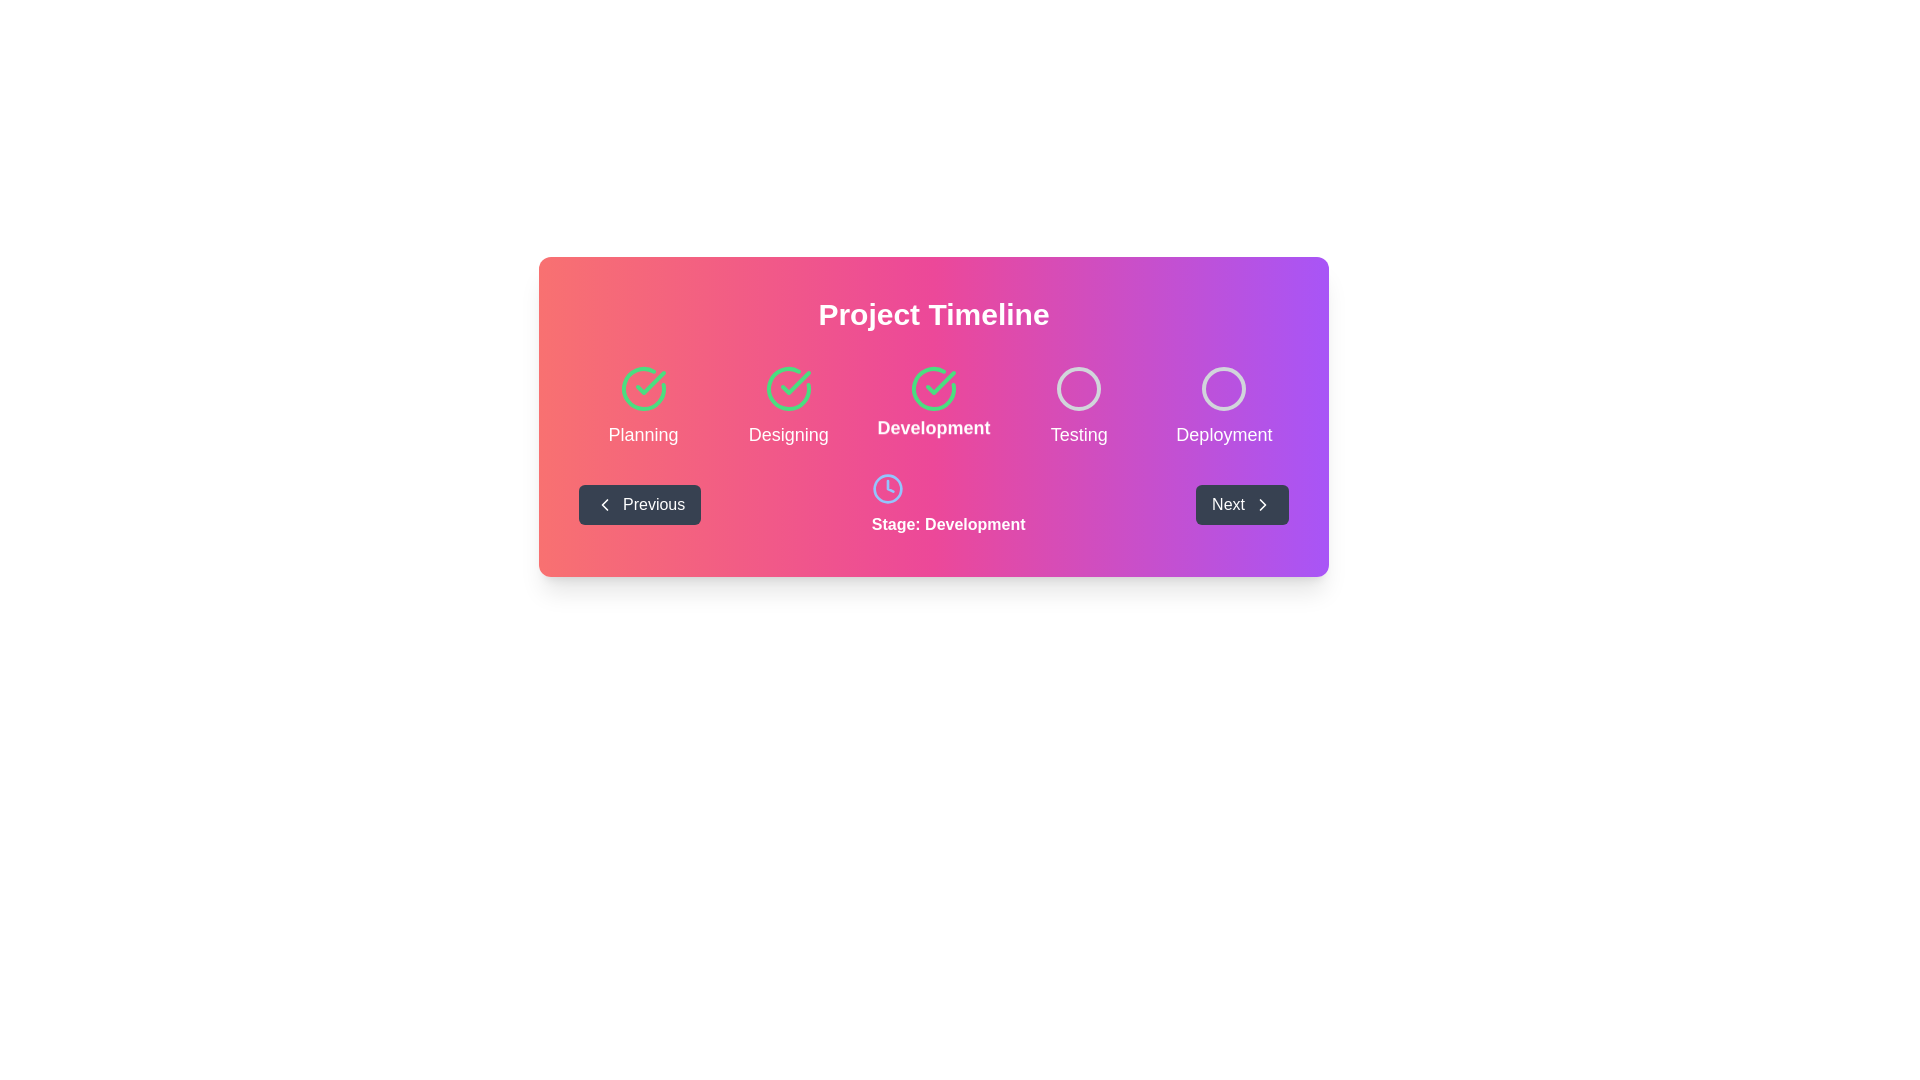 This screenshot has width=1920, height=1080. I want to click on the status of the 'Development' stage label, which is the third element in a sequence of project stages, visually highlighted to indicate ongoing activity, so click(933, 406).